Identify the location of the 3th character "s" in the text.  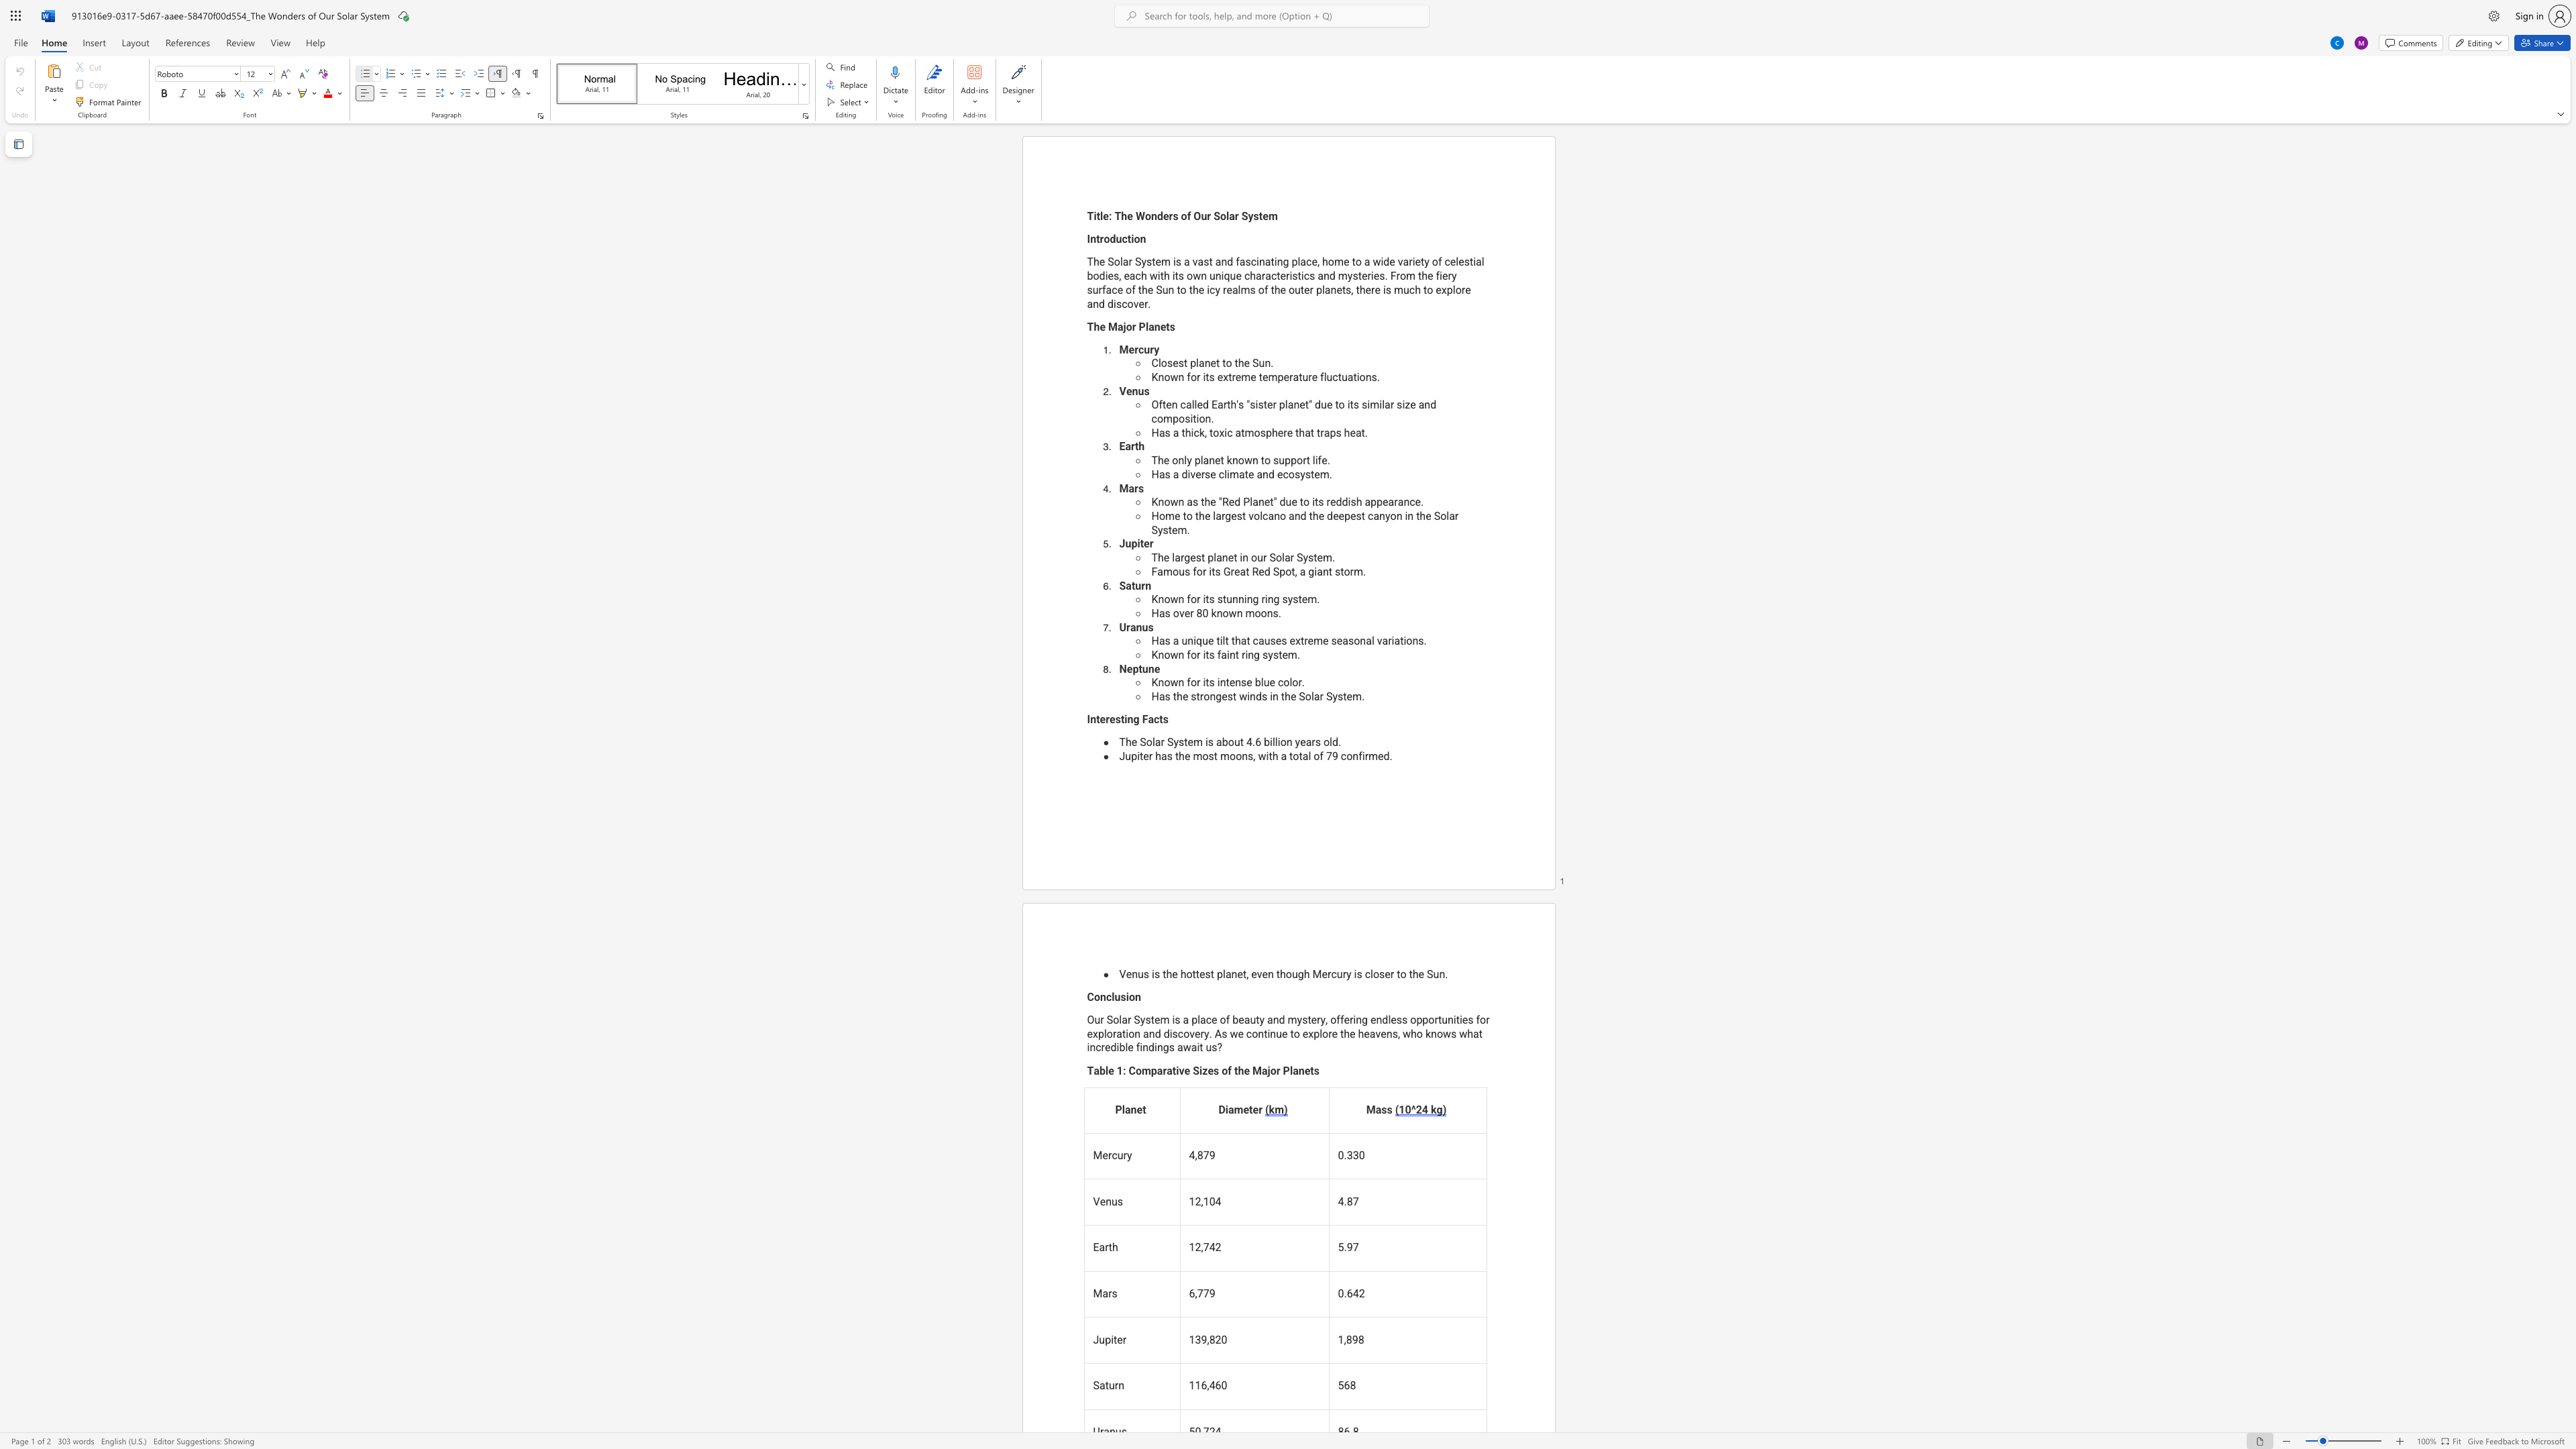
(1304, 1018).